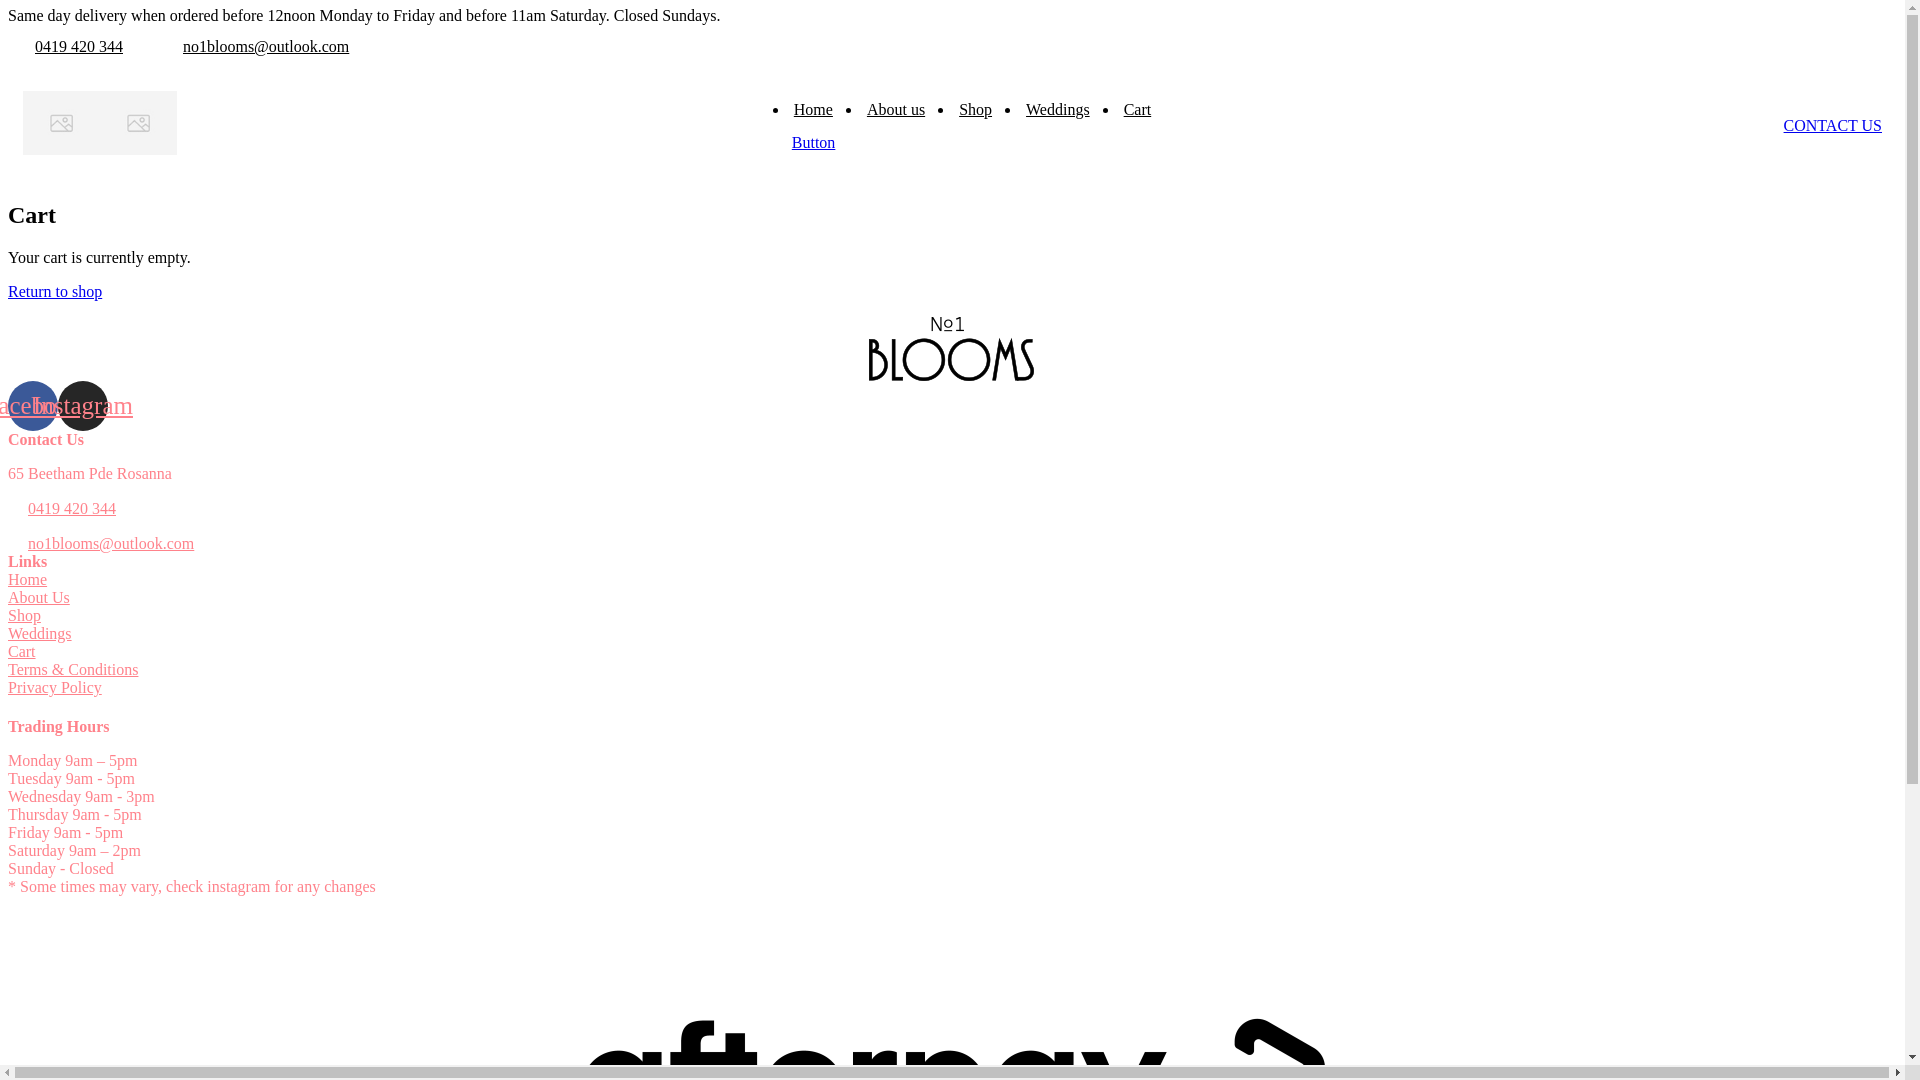 Image resolution: width=1920 pixels, height=1080 pixels. I want to click on 'Return to shop', so click(54, 291).